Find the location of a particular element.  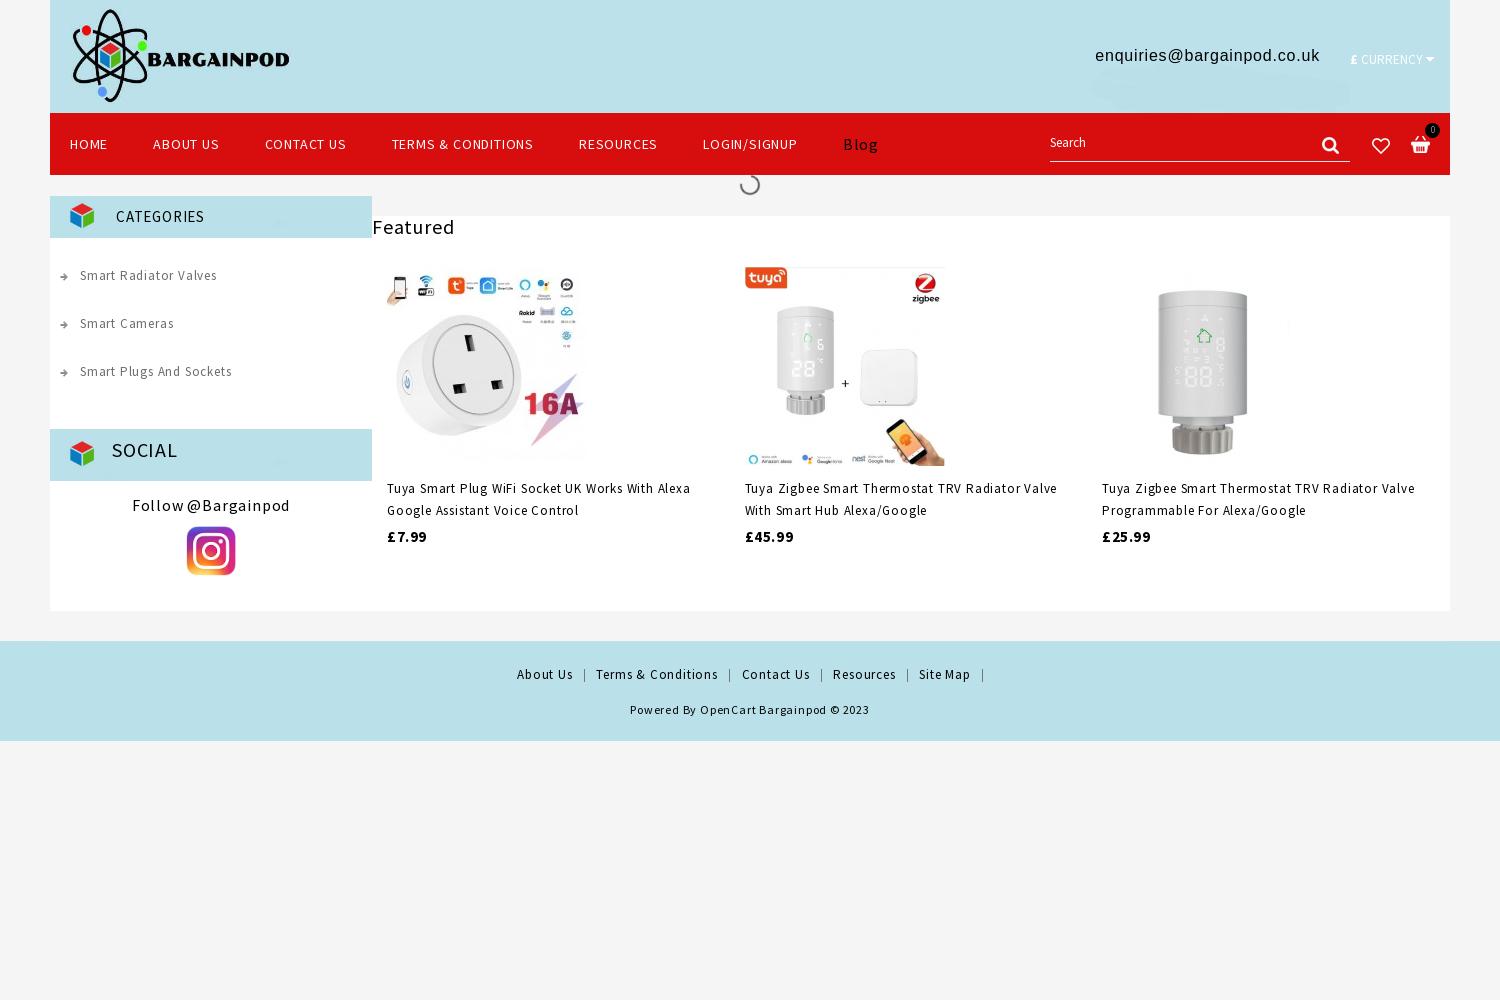

'Smart Plugs and Sockets' is located at coordinates (155, 370).